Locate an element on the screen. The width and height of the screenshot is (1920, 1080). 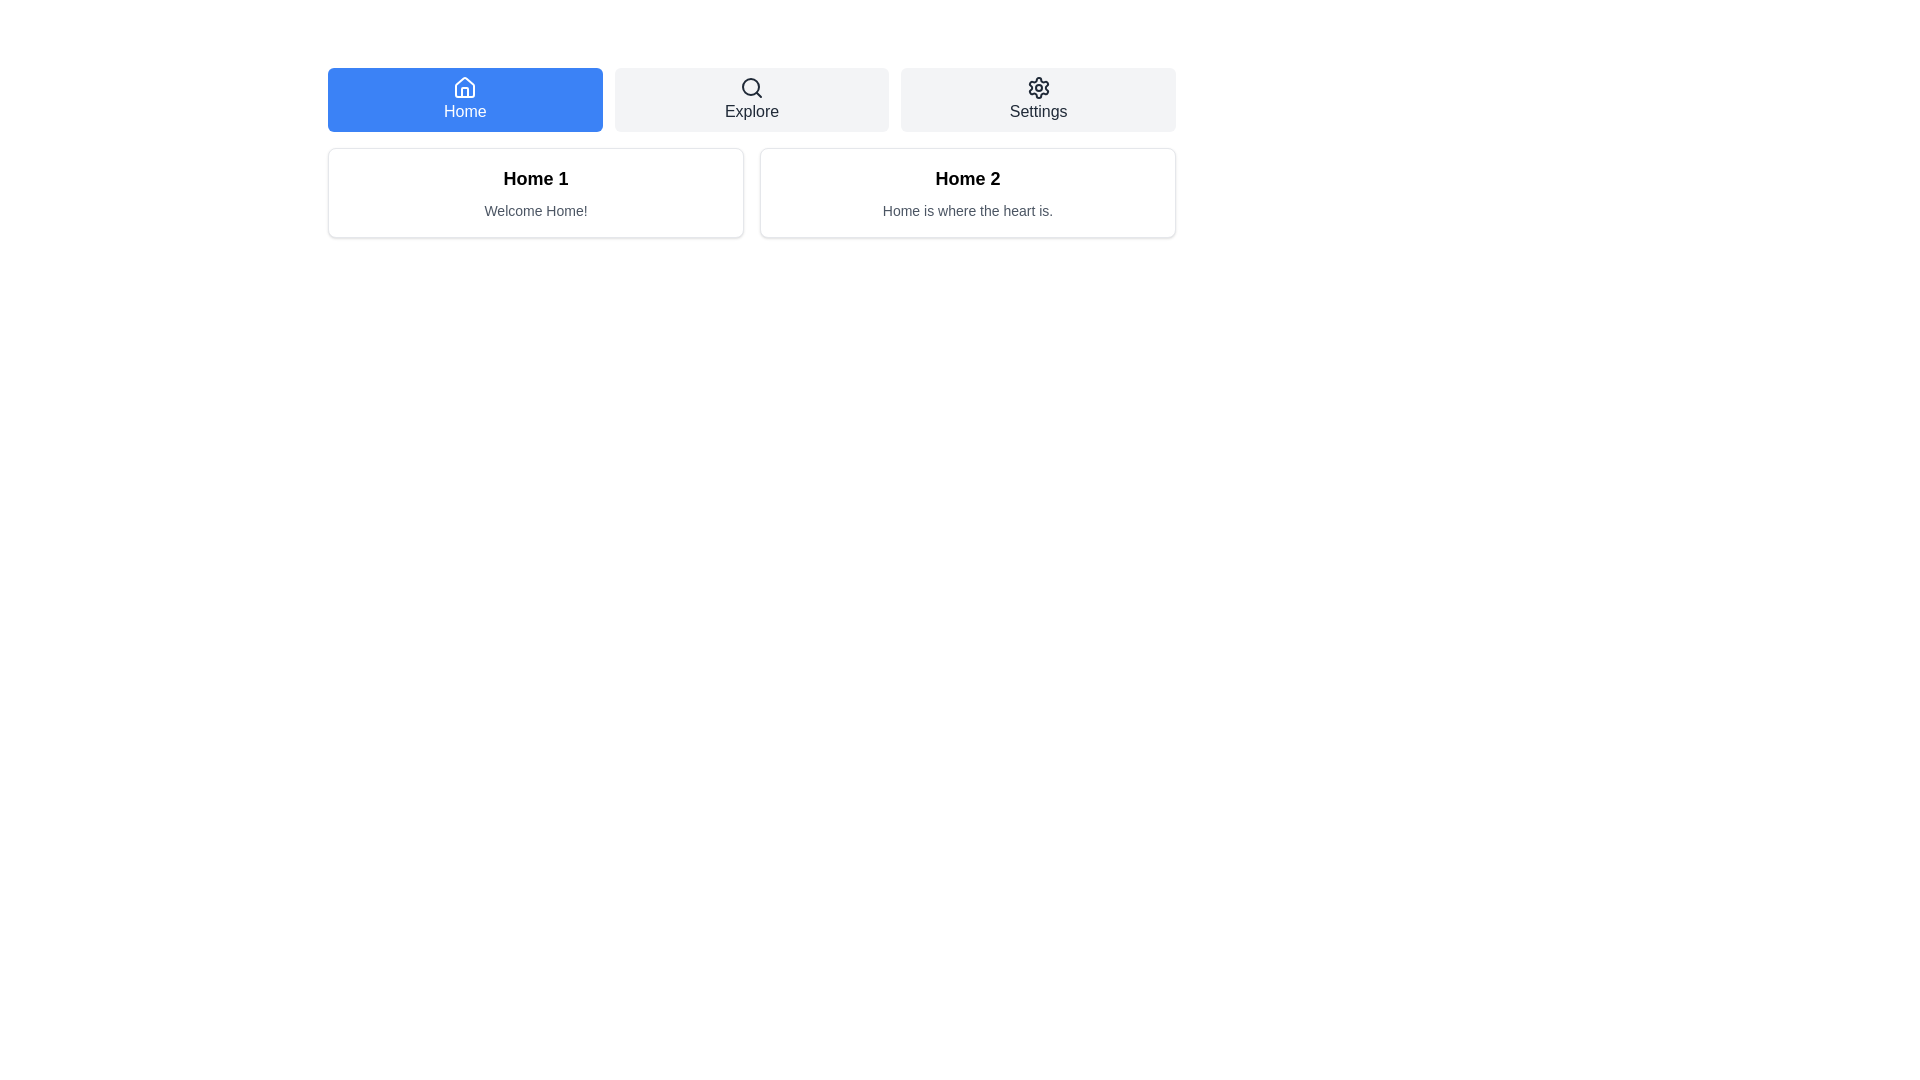
the static text providing additional information about 'Home 2', positioned below the title and centered horizontally is located at coordinates (968, 211).